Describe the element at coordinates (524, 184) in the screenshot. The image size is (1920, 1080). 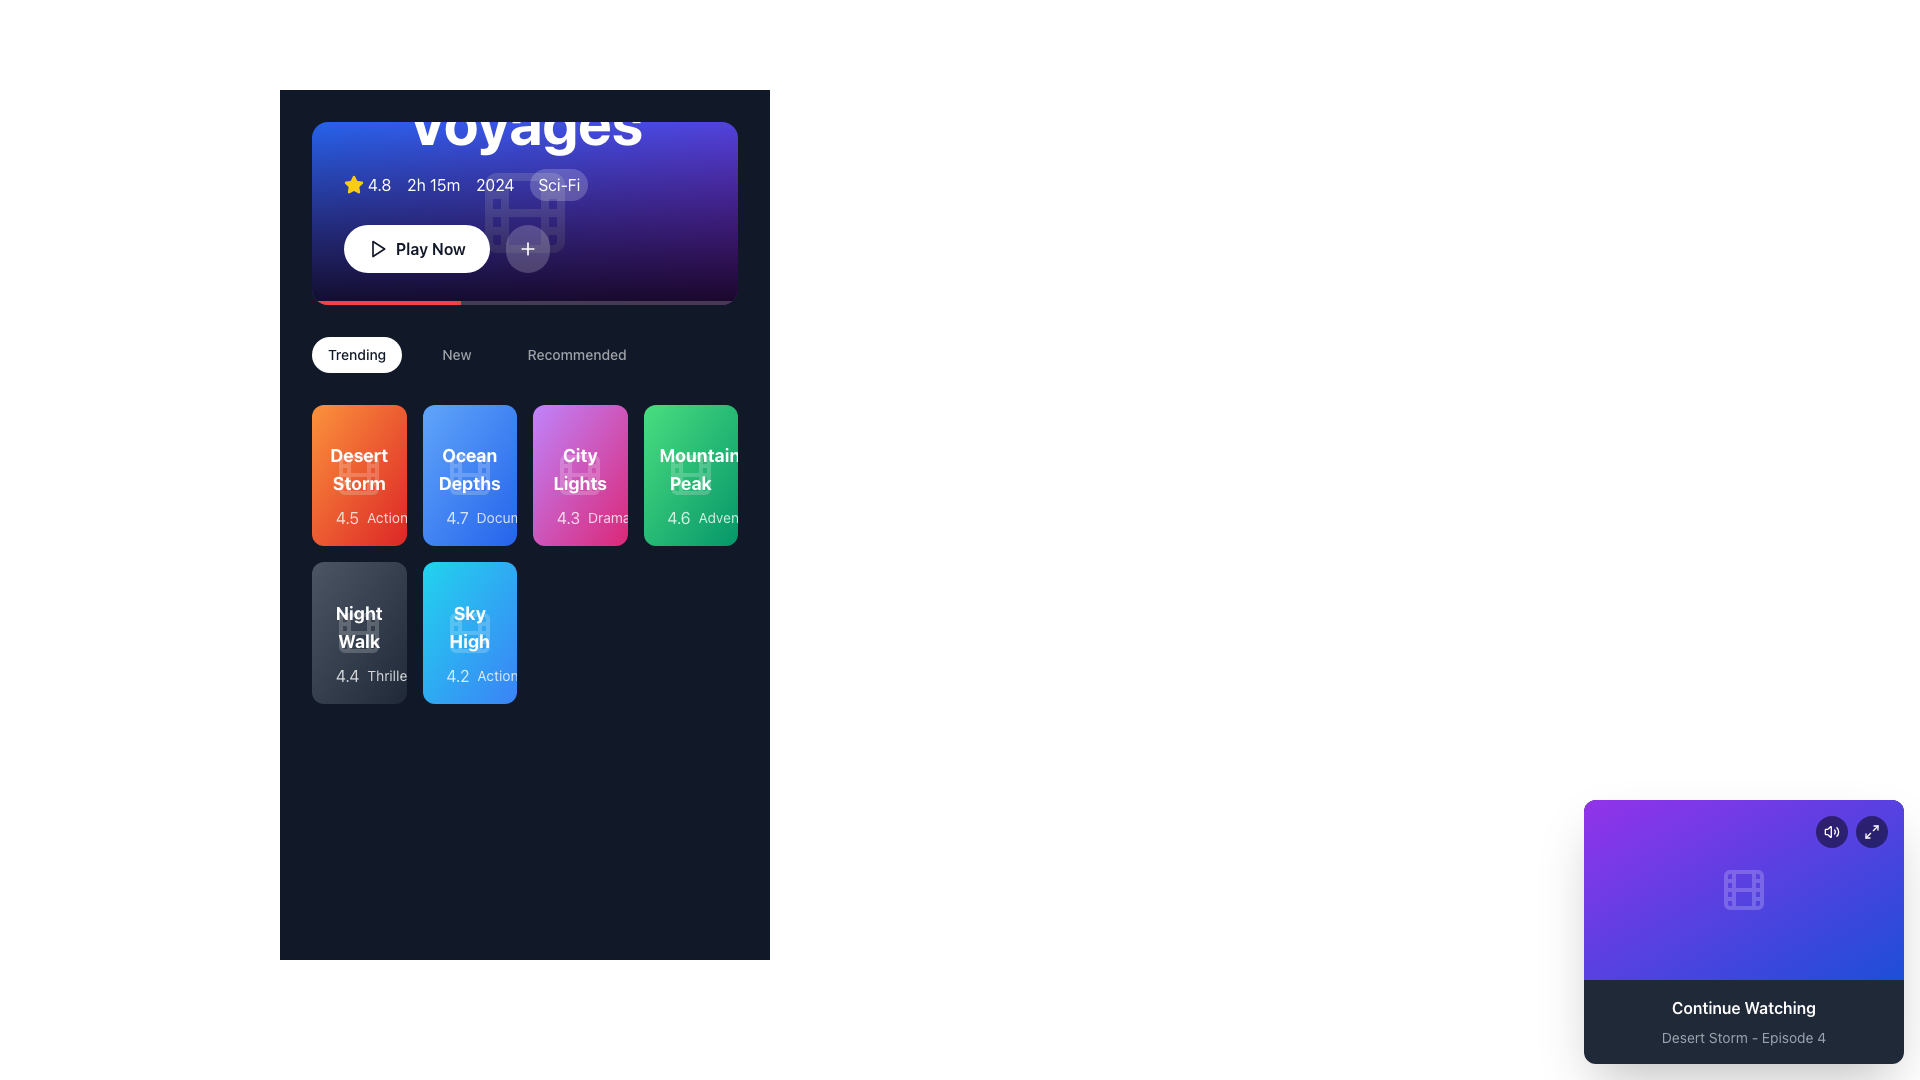
I see `the informational display component for the featured movie "Cosmic Voyages", located beneath the headline text and above the "Play Now" button` at that location.